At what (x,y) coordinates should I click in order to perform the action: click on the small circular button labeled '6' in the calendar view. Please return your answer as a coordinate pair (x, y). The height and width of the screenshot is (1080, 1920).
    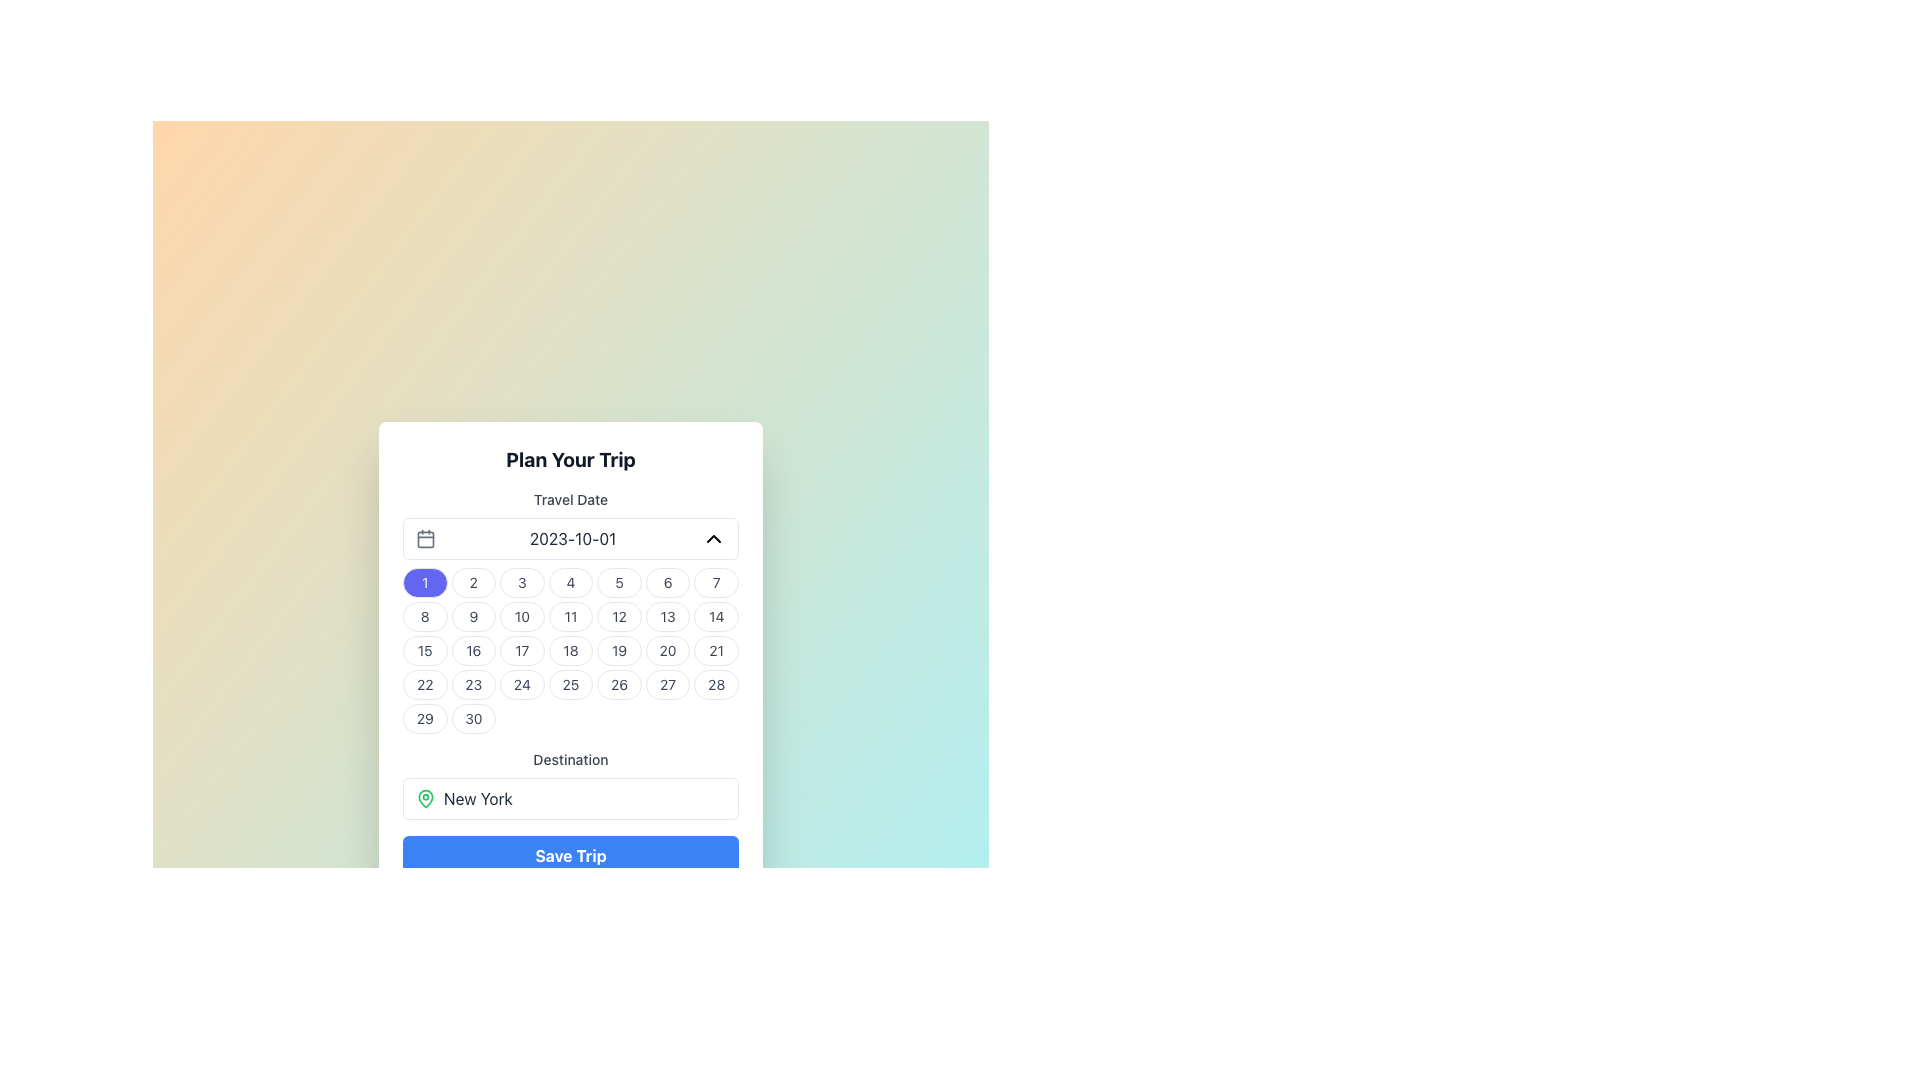
    Looking at the image, I should click on (668, 582).